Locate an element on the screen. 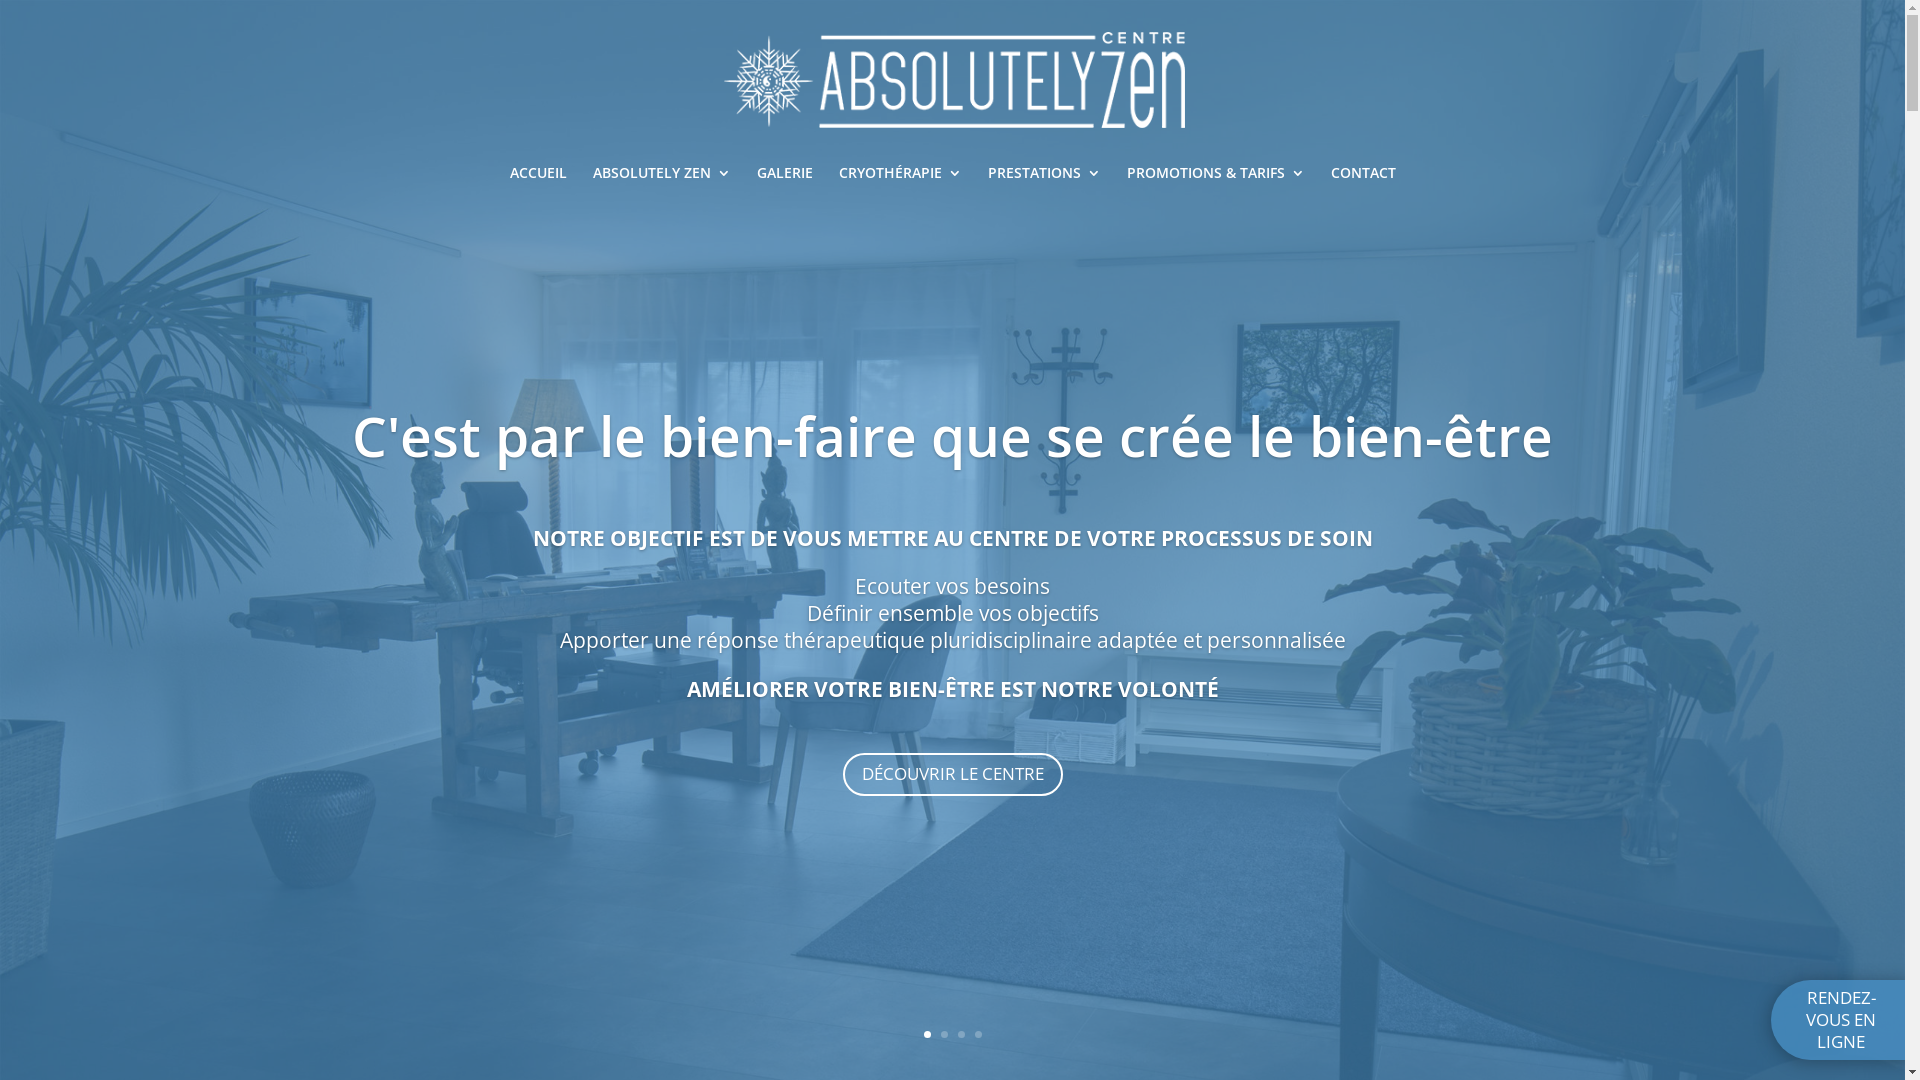 The image size is (1920, 1080). '2' is located at coordinates (939, 1034).